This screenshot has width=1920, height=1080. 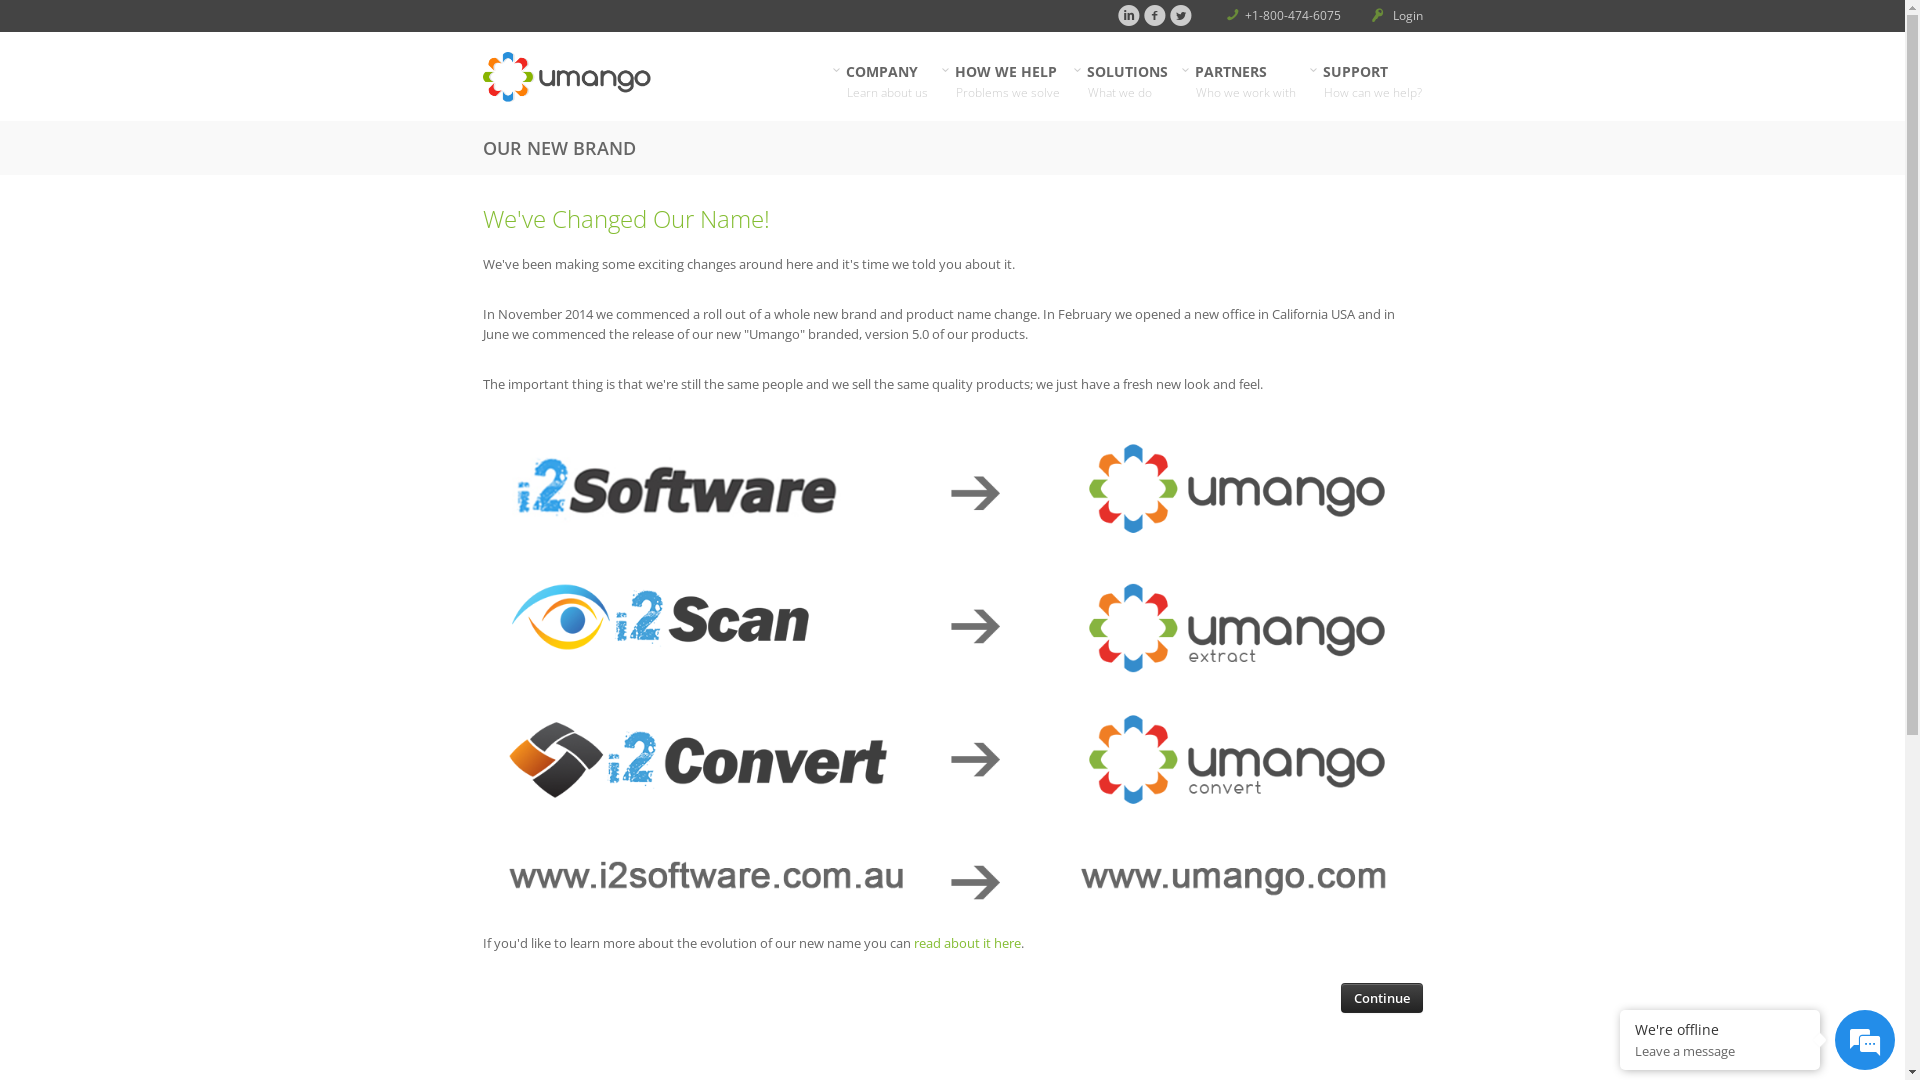 I want to click on 'Home', so click(x=631, y=76).